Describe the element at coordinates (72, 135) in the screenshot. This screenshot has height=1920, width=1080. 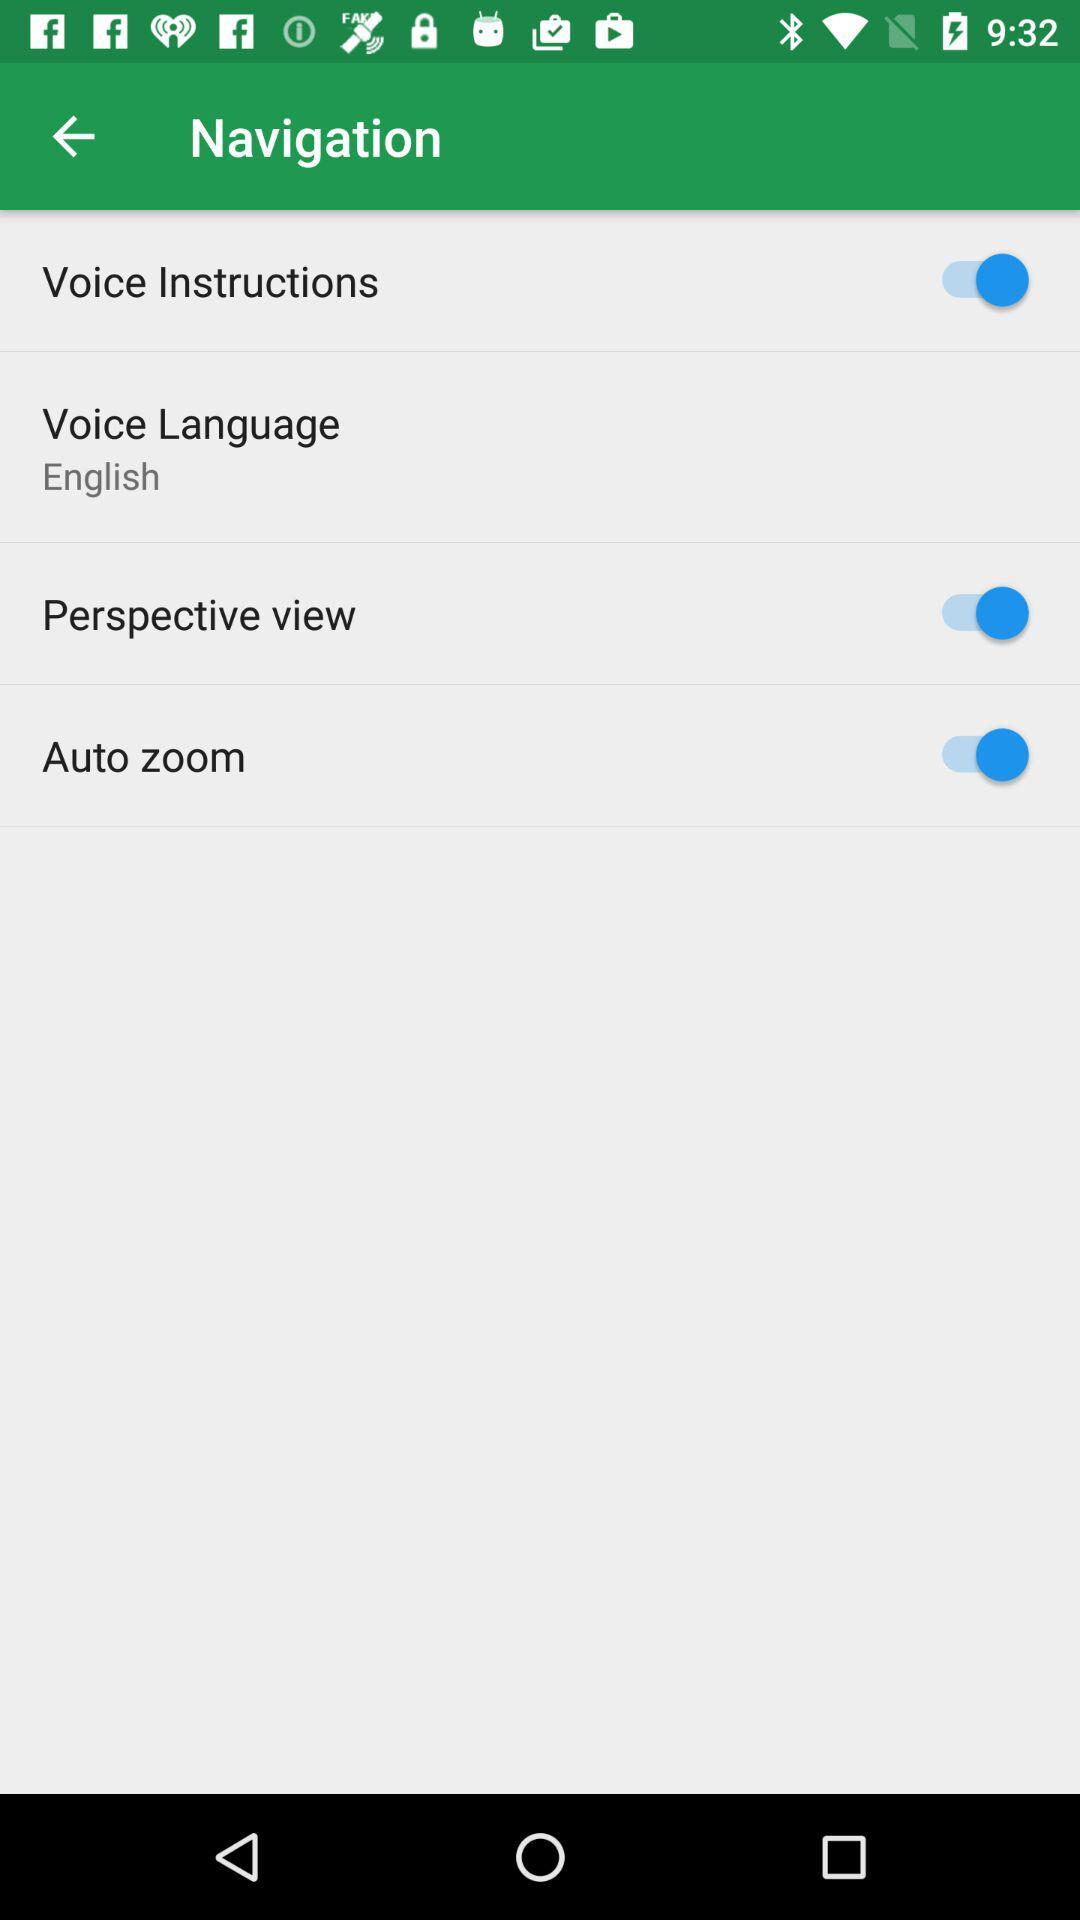
I see `the icon next to the navigation item` at that location.